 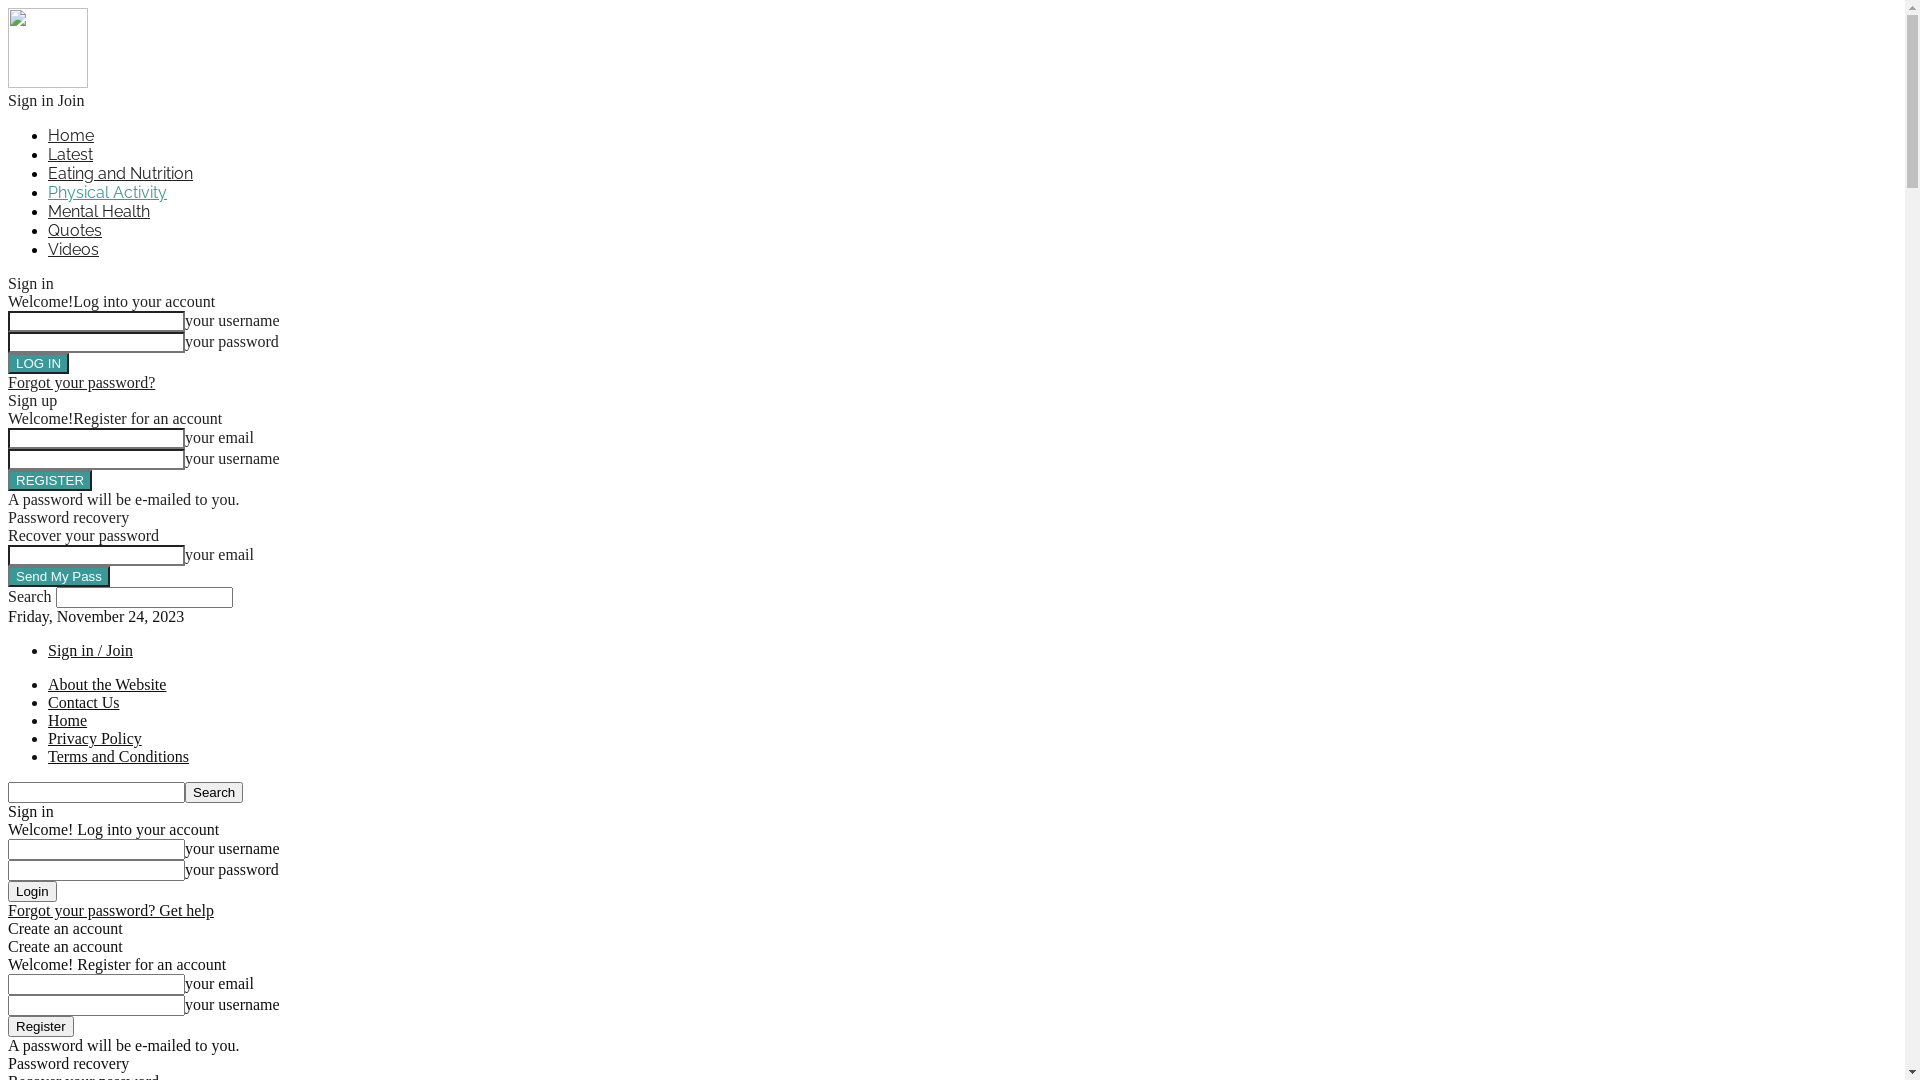 What do you see at coordinates (71, 100) in the screenshot?
I see `'Join'` at bounding box center [71, 100].